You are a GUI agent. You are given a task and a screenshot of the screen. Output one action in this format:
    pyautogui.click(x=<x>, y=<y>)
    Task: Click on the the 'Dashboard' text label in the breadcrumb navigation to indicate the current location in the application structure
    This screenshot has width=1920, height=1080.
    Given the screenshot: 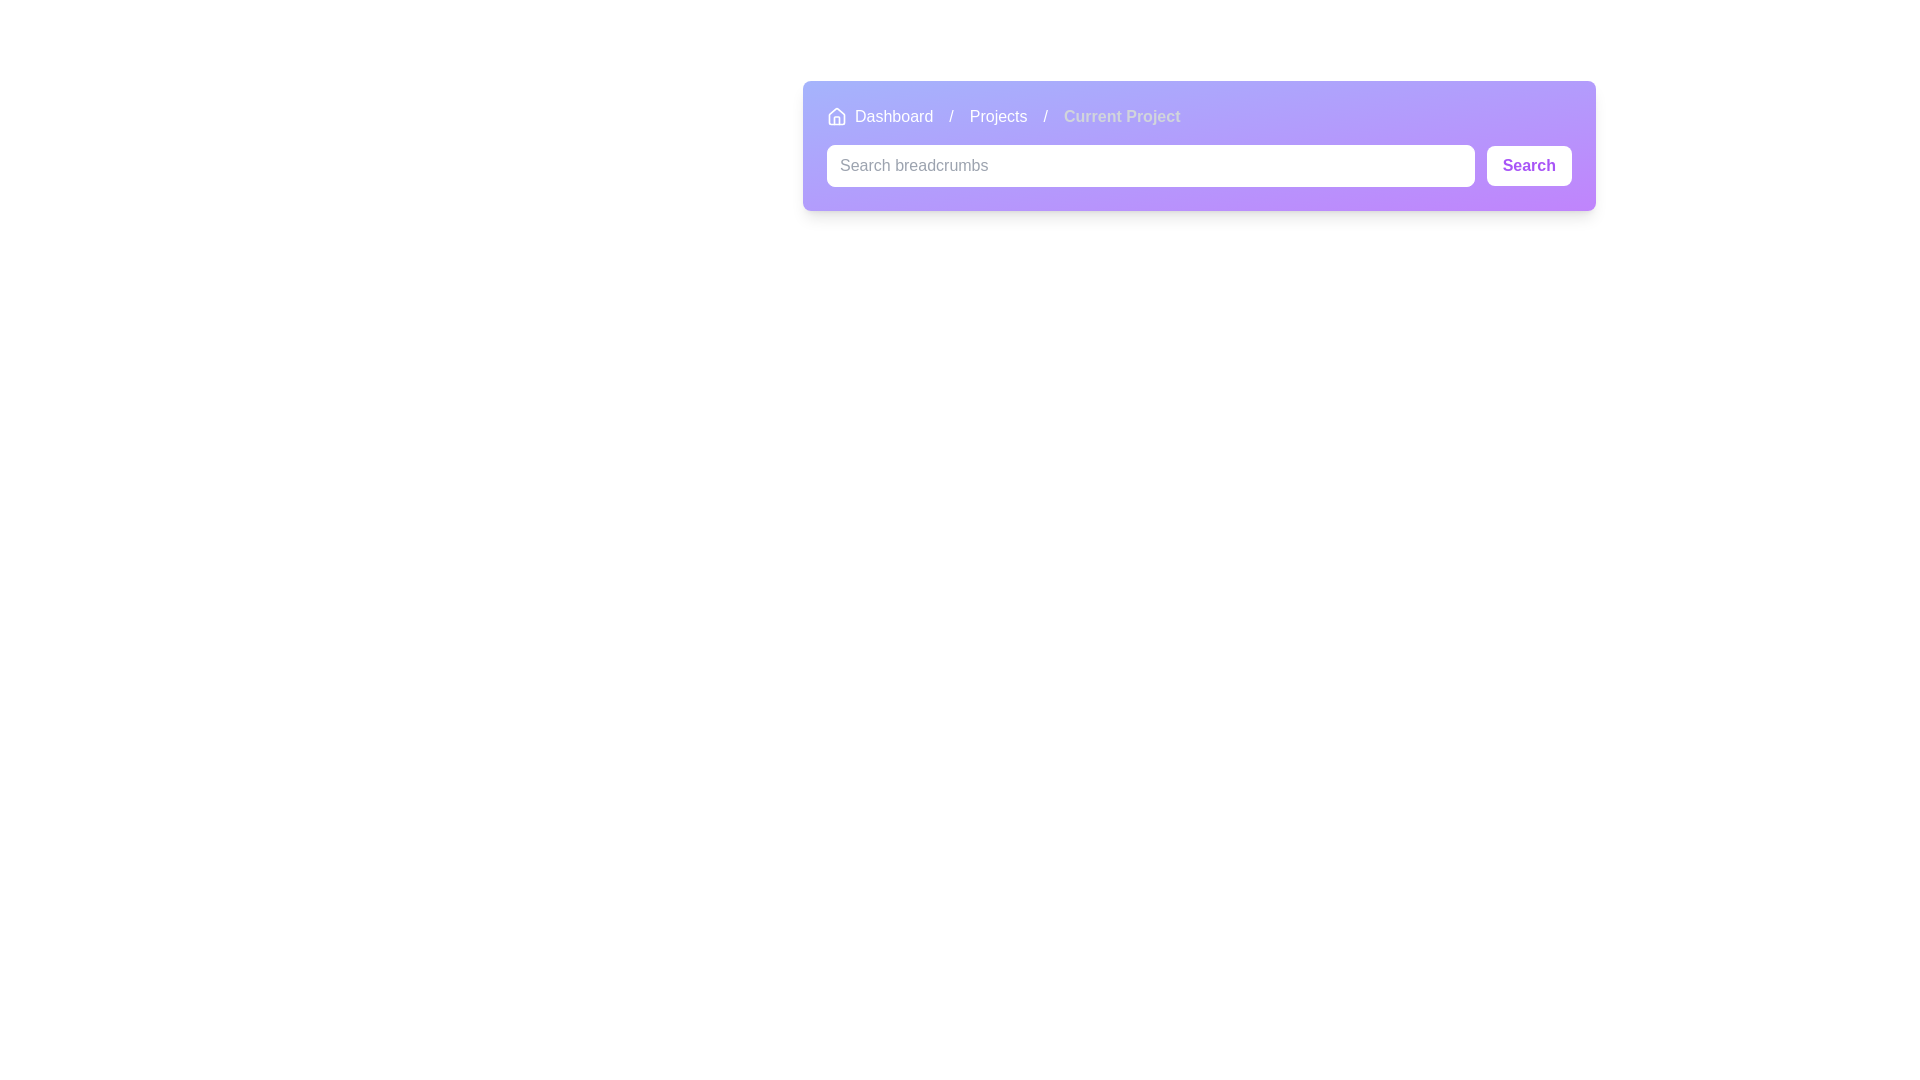 What is the action you would take?
    pyautogui.click(x=880, y=116)
    